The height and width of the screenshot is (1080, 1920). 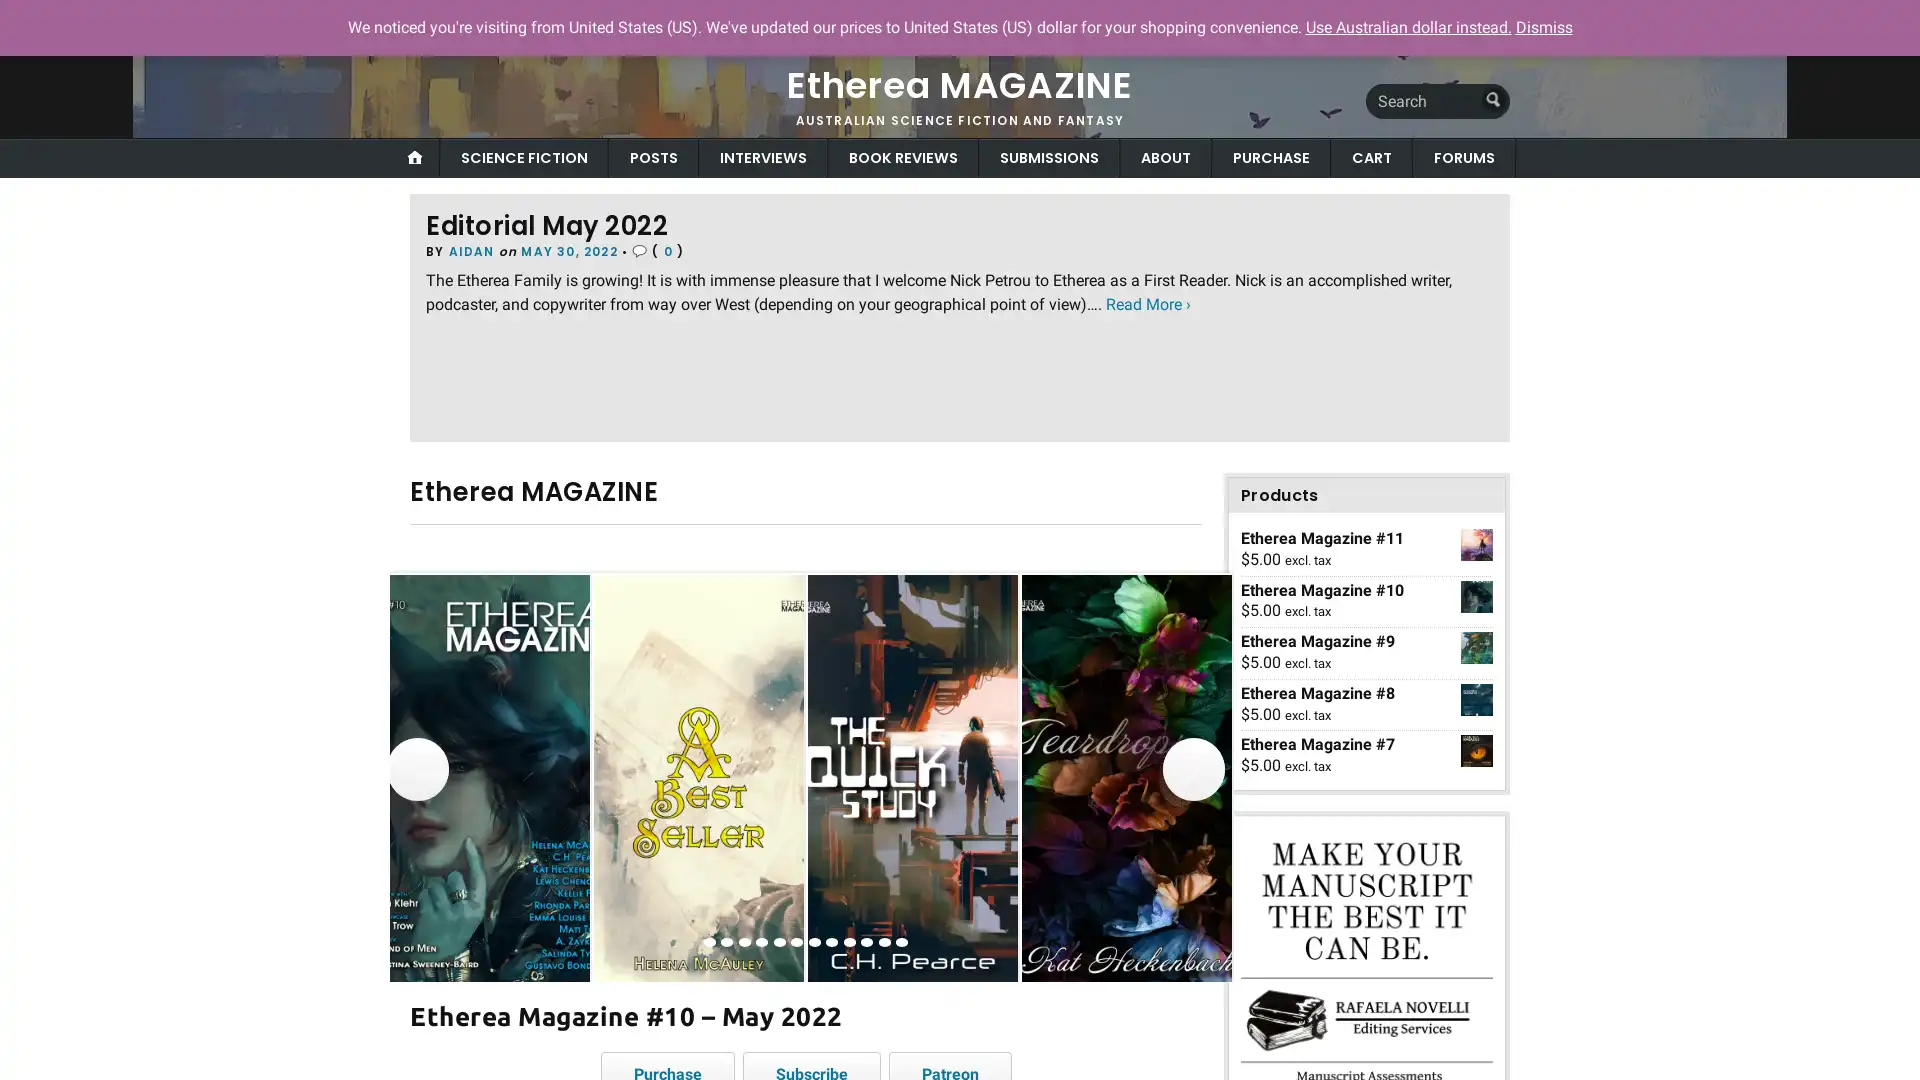 What do you see at coordinates (743, 941) in the screenshot?
I see `view image 3 of 12 in carousel` at bounding box center [743, 941].